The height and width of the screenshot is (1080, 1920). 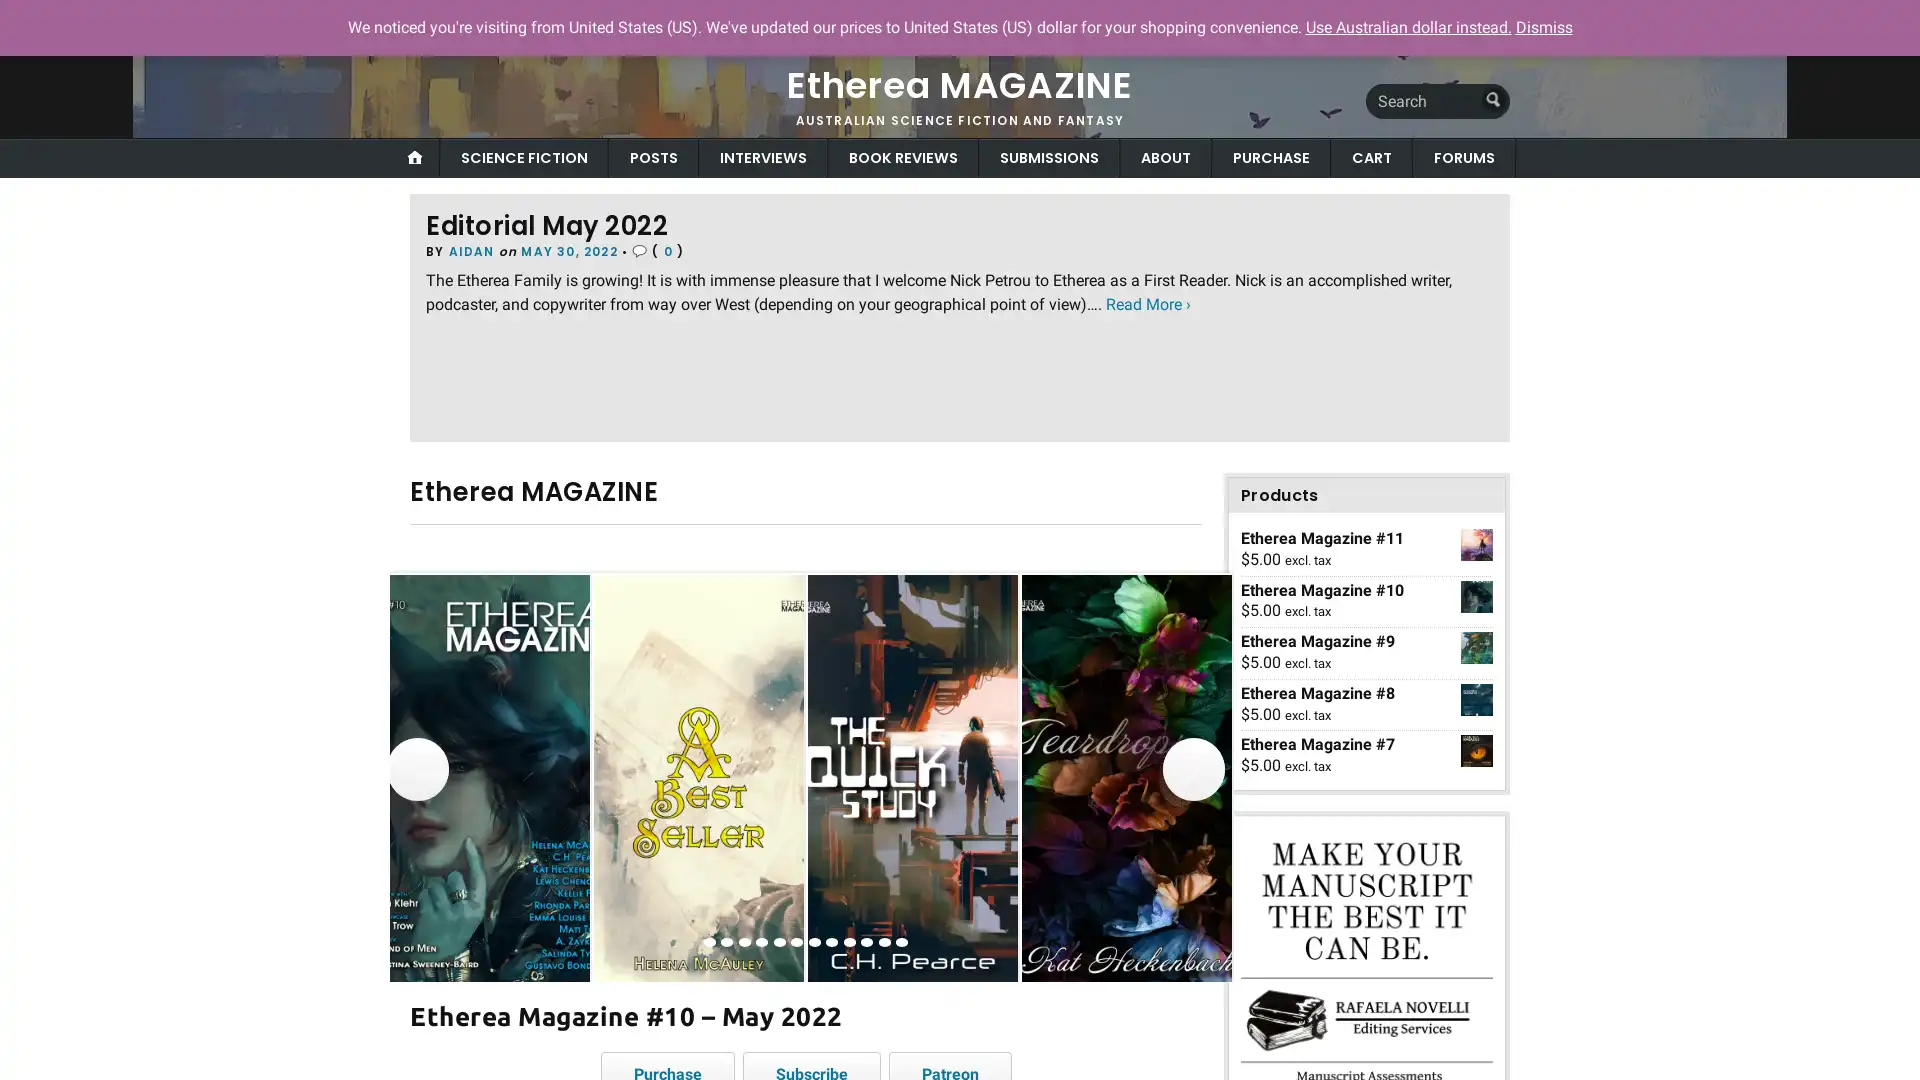 What do you see at coordinates (743, 941) in the screenshot?
I see `view image 3 of 12 in carousel` at bounding box center [743, 941].